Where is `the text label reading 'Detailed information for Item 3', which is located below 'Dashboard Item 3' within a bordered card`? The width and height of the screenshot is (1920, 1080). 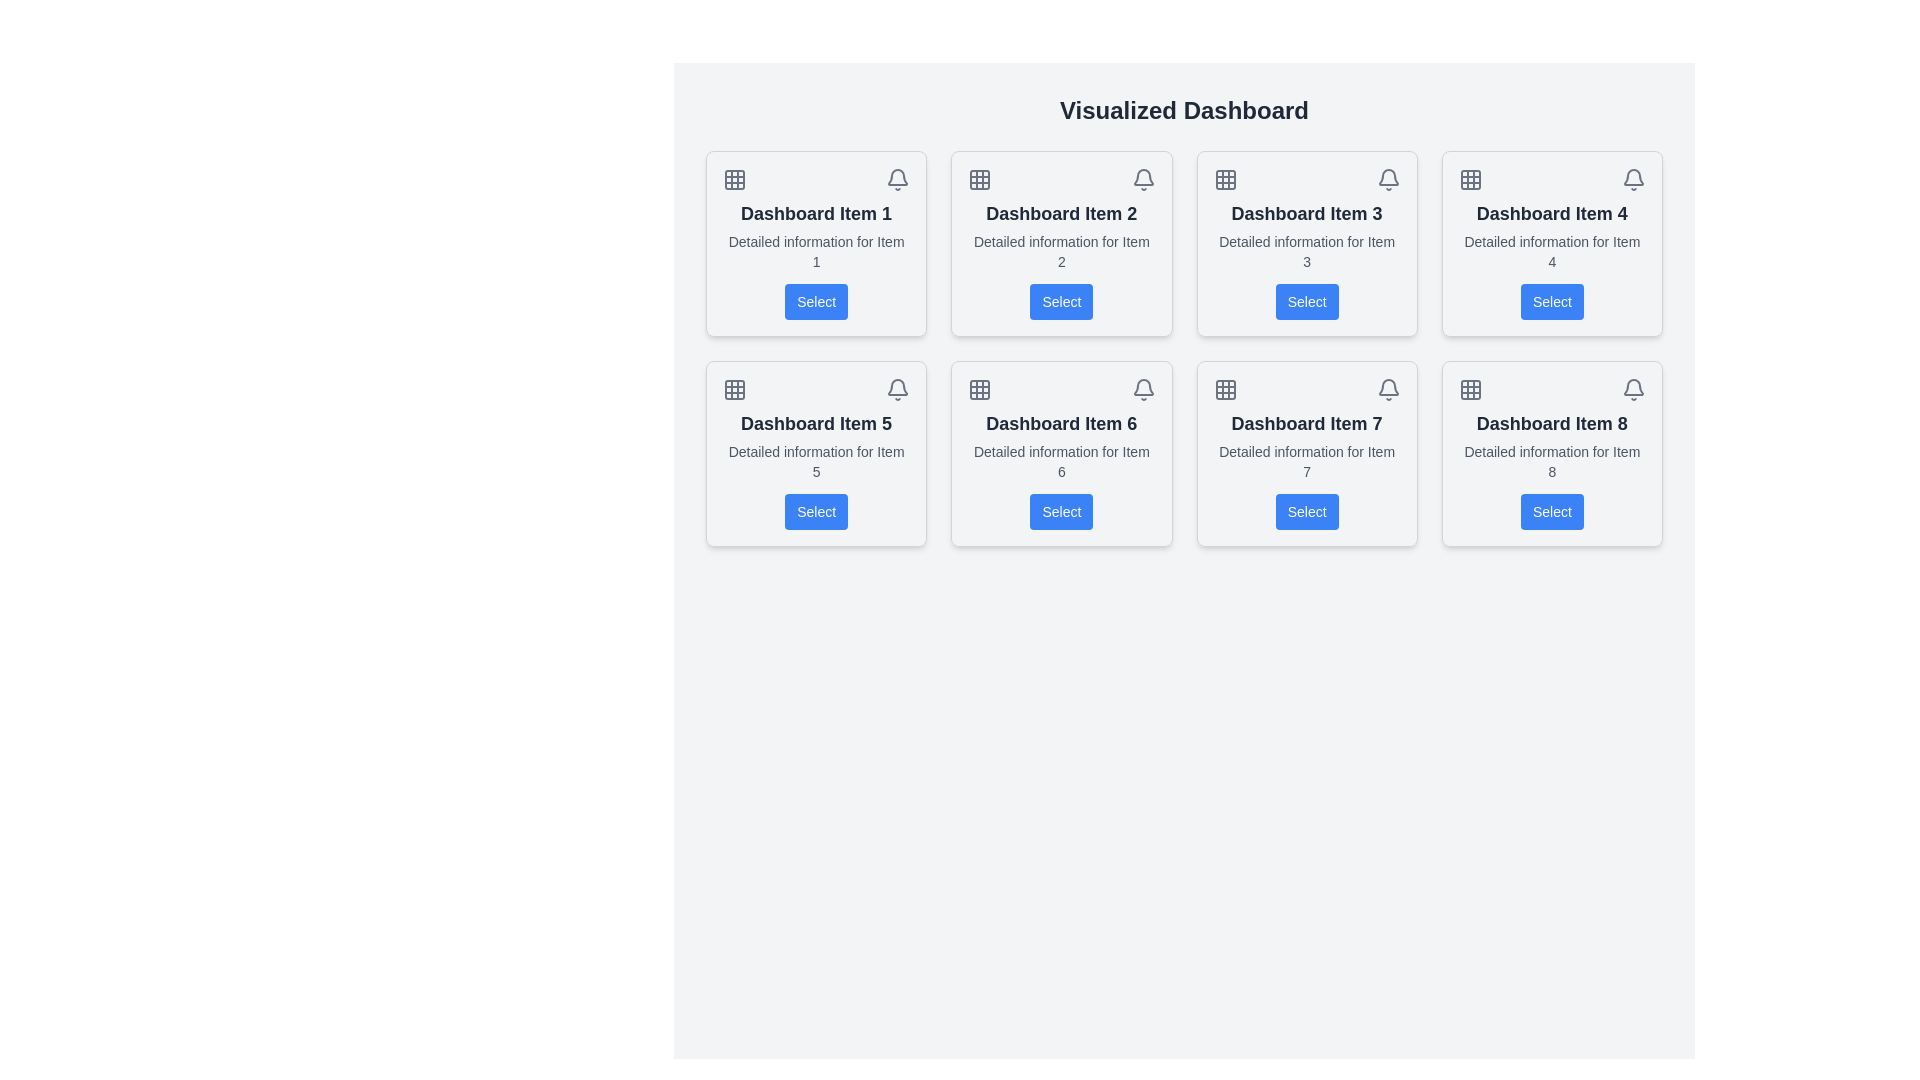
the text label reading 'Detailed information for Item 3', which is located below 'Dashboard Item 3' within a bordered card is located at coordinates (1307, 250).